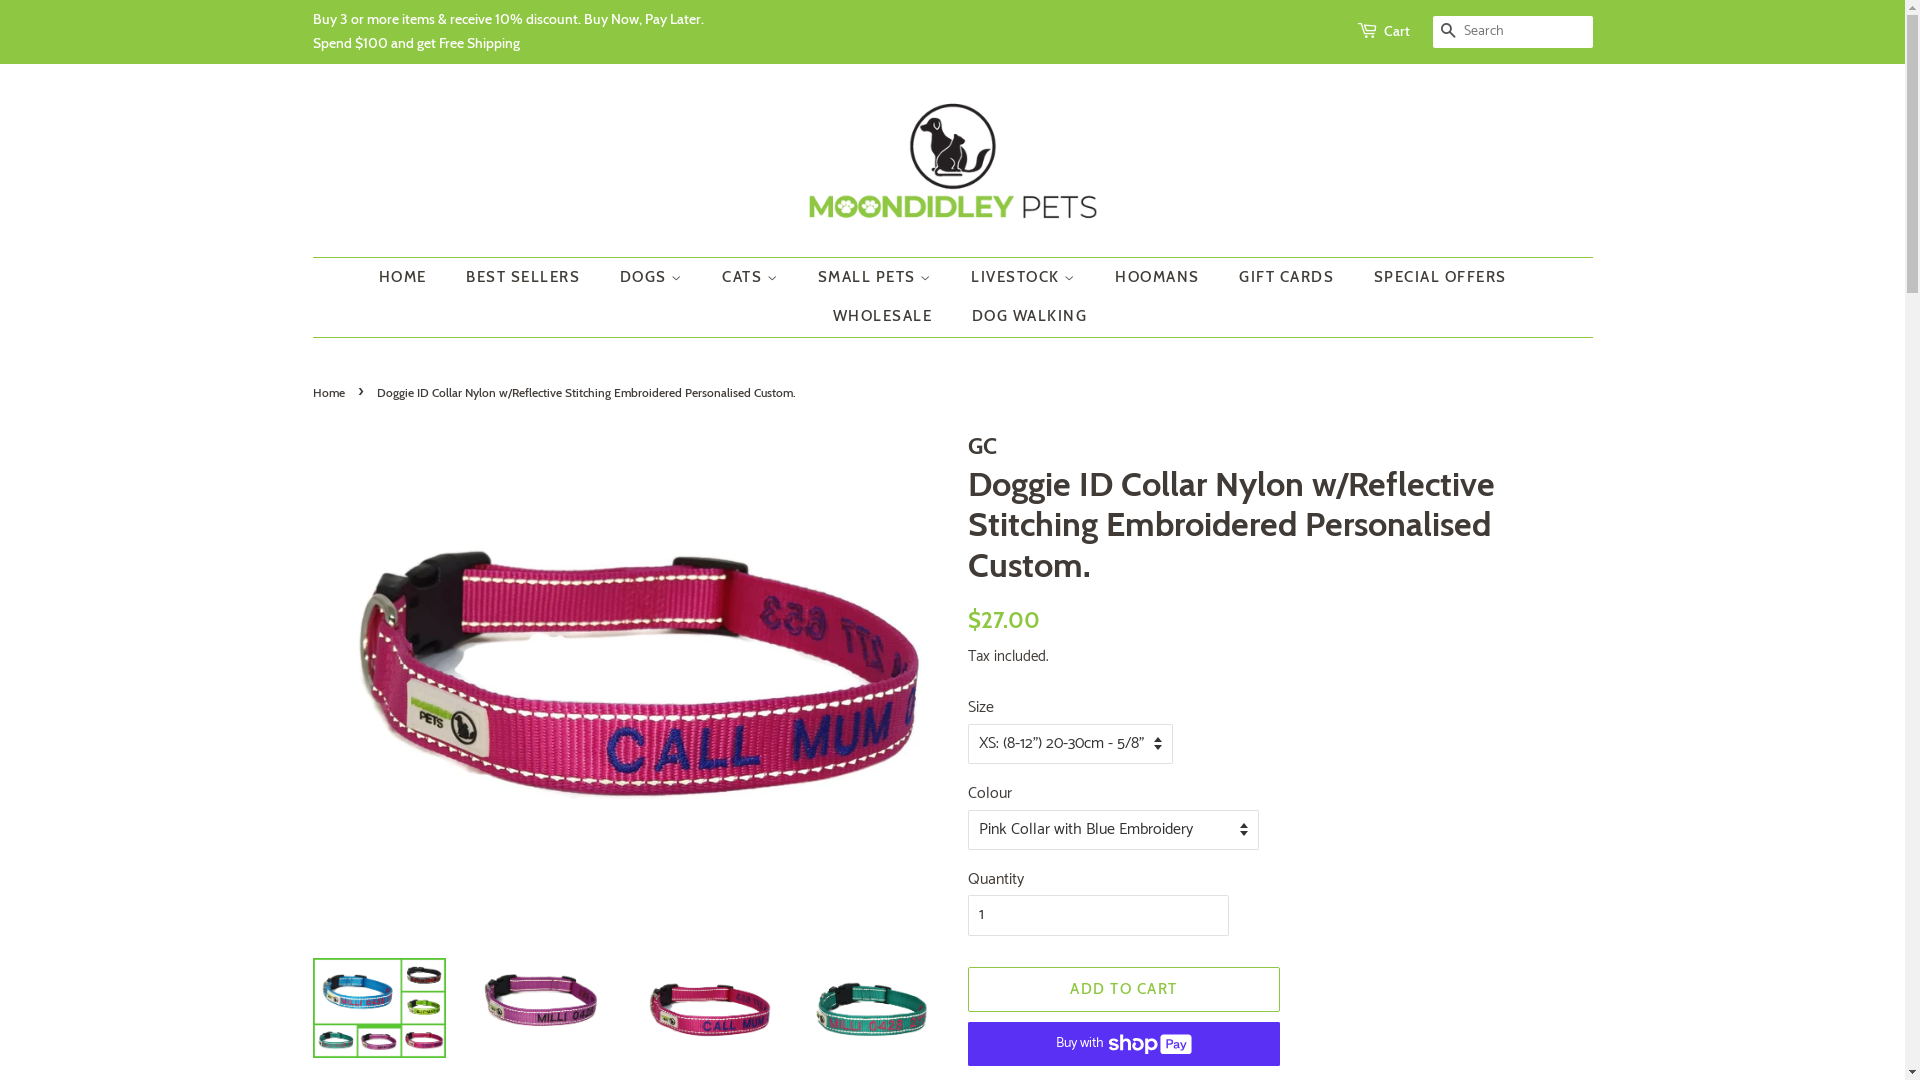 The width and height of the screenshot is (1920, 1080). Describe the element at coordinates (411, 277) in the screenshot. I see `'HOME'` at that location.